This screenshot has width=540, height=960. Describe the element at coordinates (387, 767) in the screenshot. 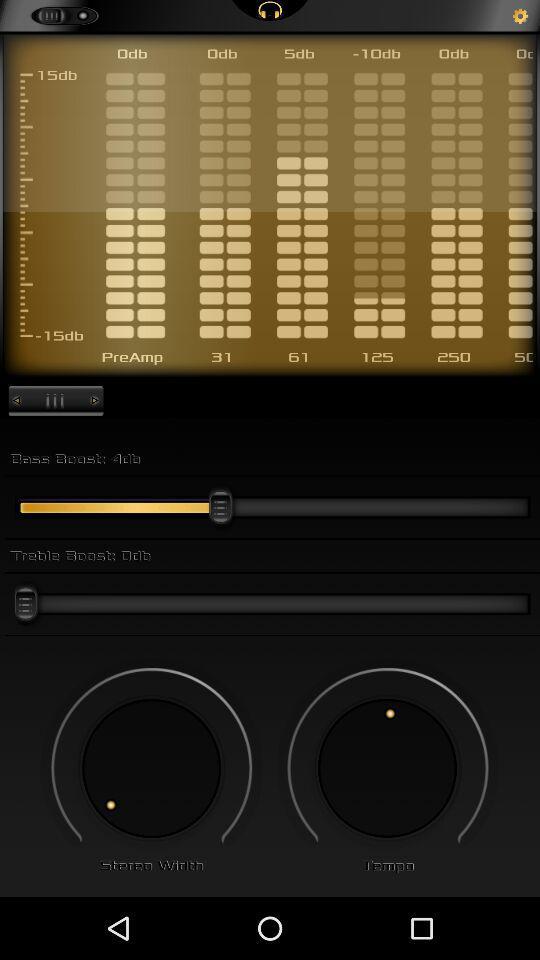

I see `to adjust tempo` at that location.